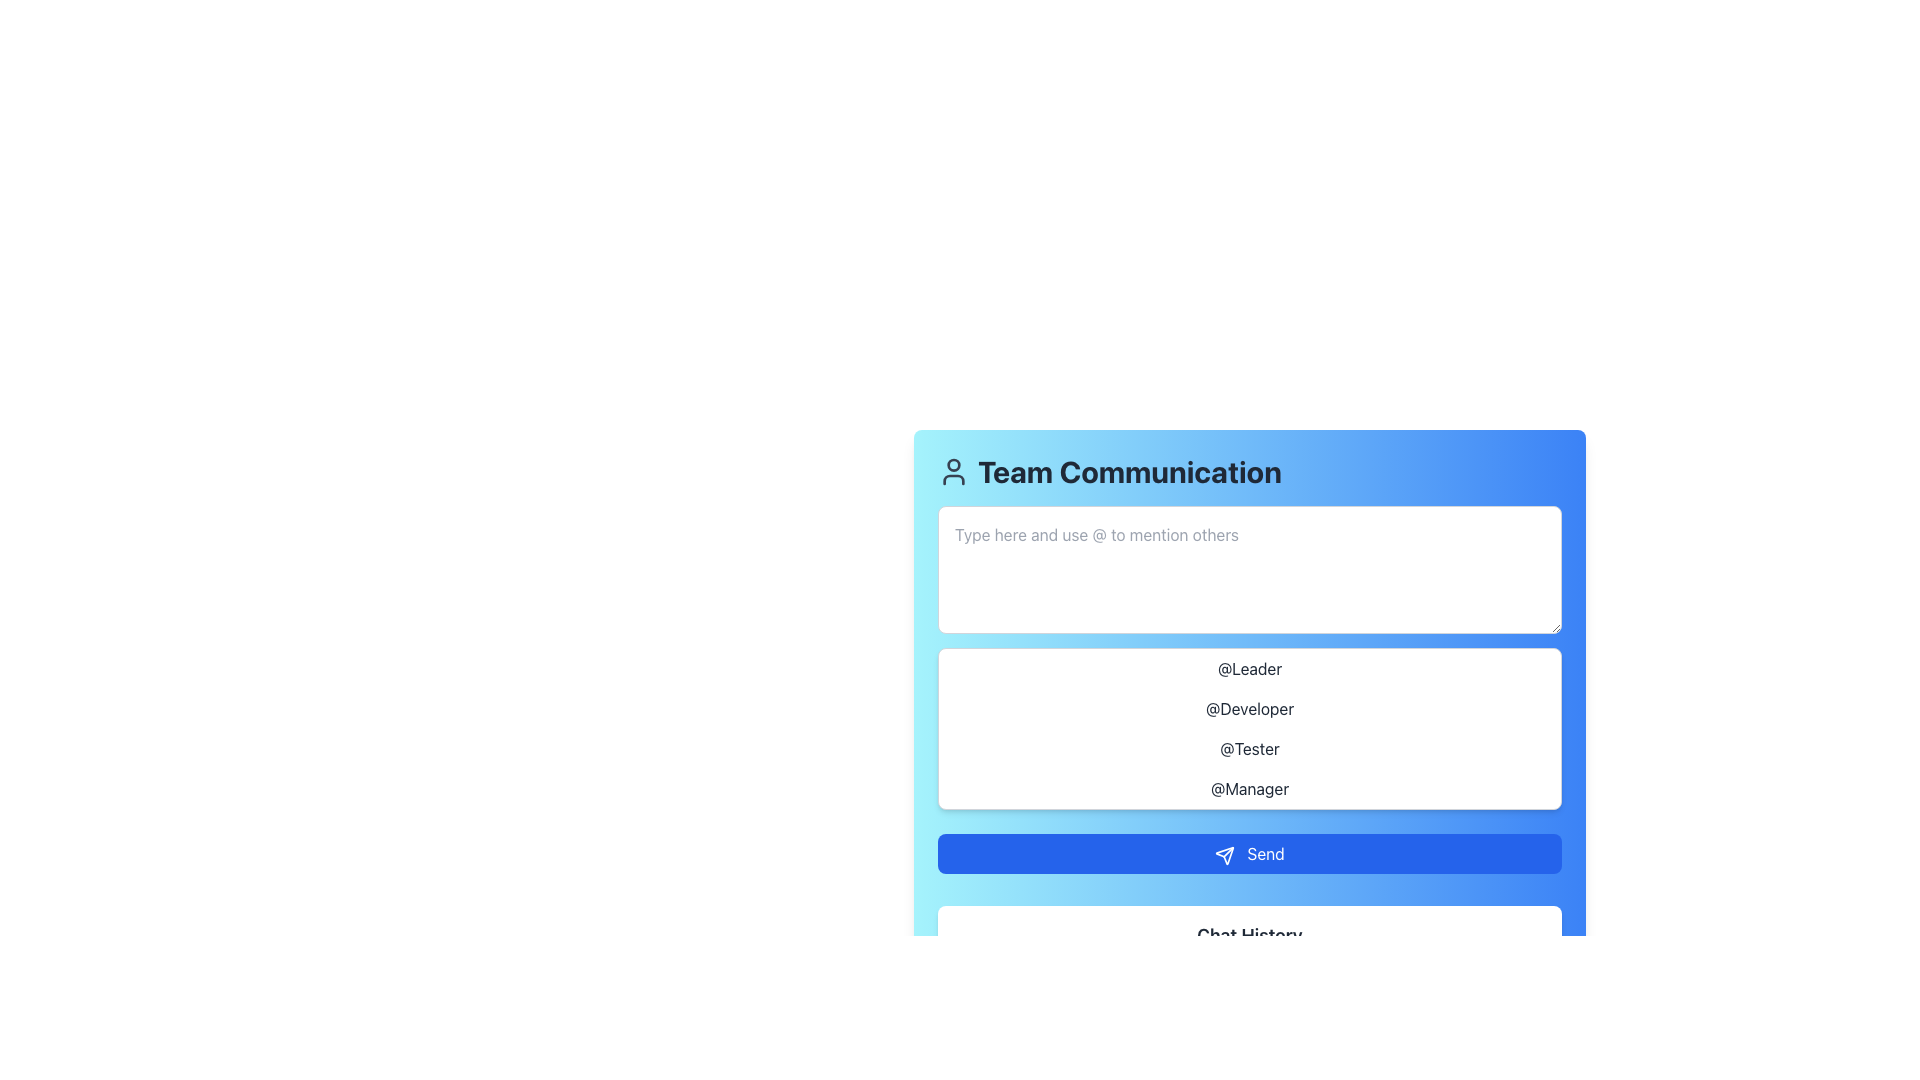  Describe the element at coordinates (1248, 853) in the screenshot. I see `the message send button located at the bottom center of the communication interface` at that location.